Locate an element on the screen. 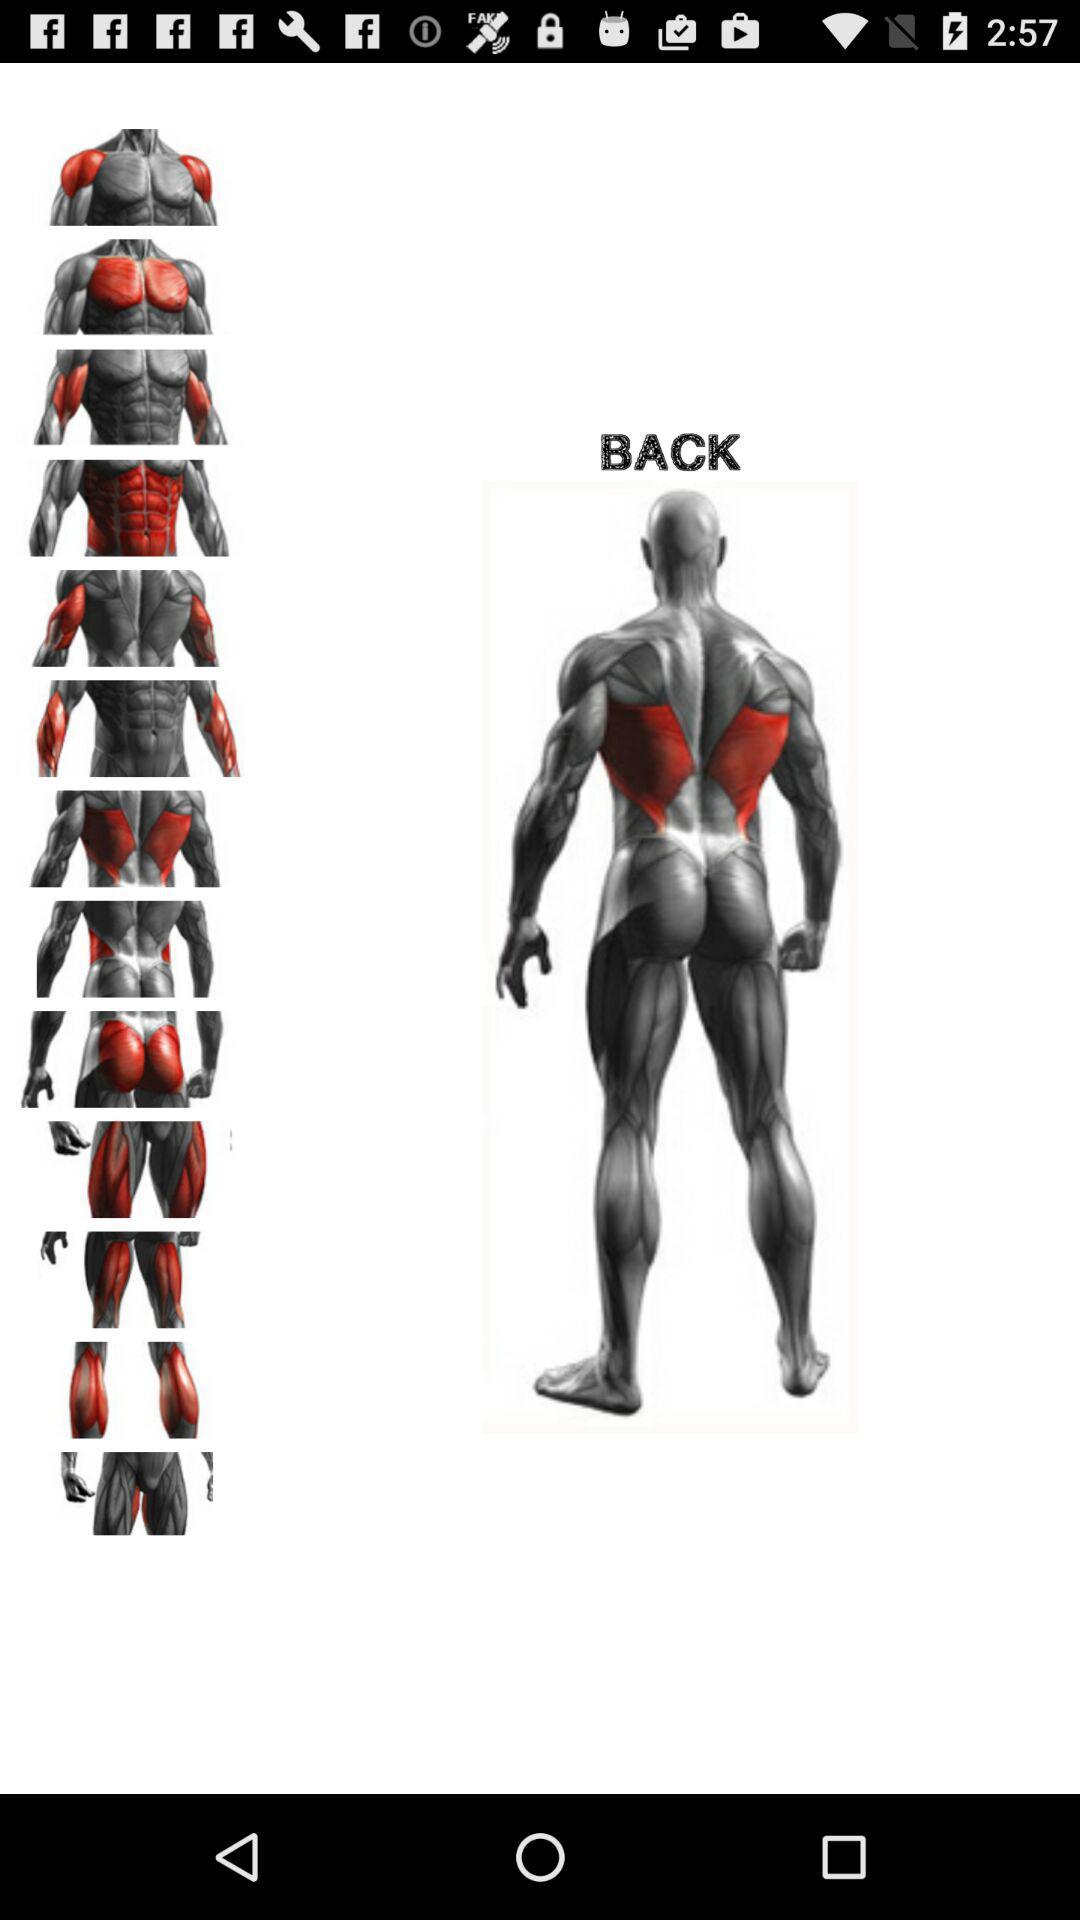 The height and width of the screenshot is (1920, 1080). the pause icon is located at coordinates (131, 1480).